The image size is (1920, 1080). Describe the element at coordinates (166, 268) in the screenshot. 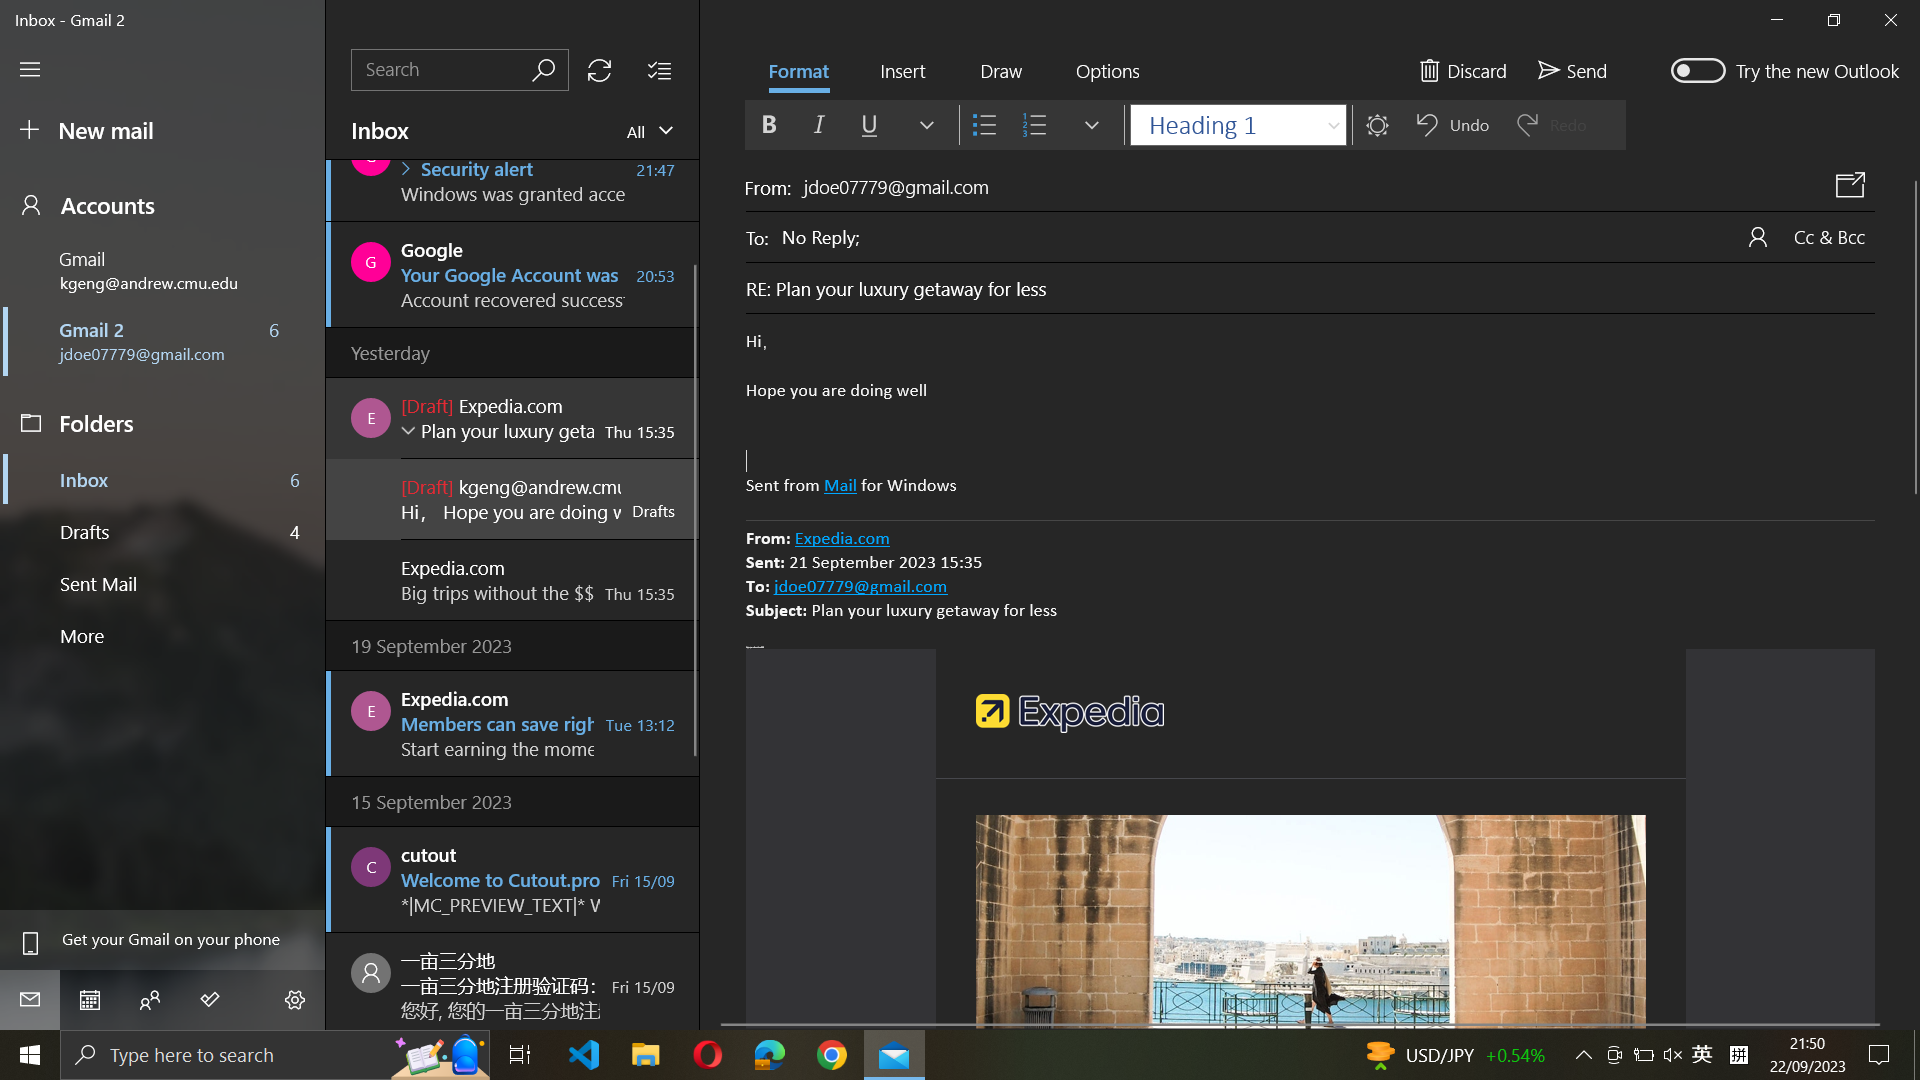

I see `current email address to kgeng@andrew.cmu.edu` at that location.